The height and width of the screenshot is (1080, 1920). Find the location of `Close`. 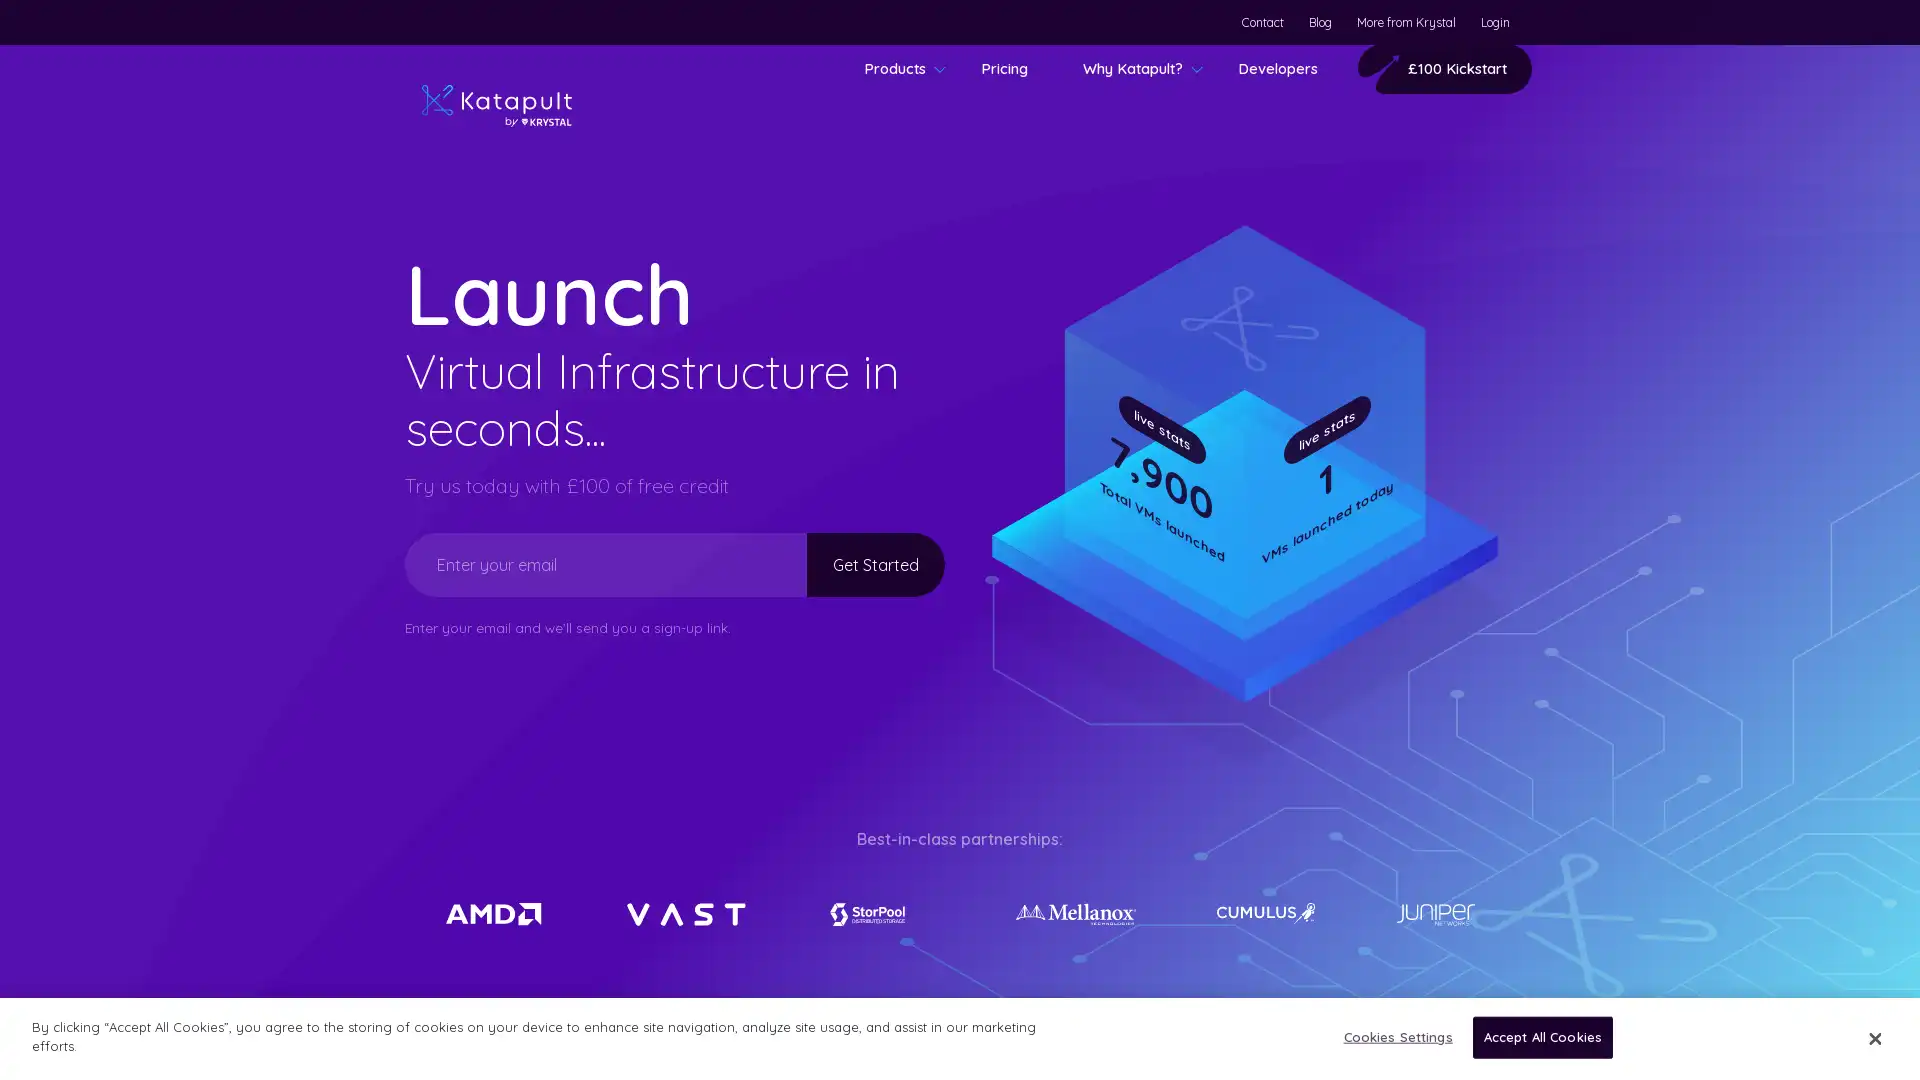

Close is located at coordinates (1873, 1036).